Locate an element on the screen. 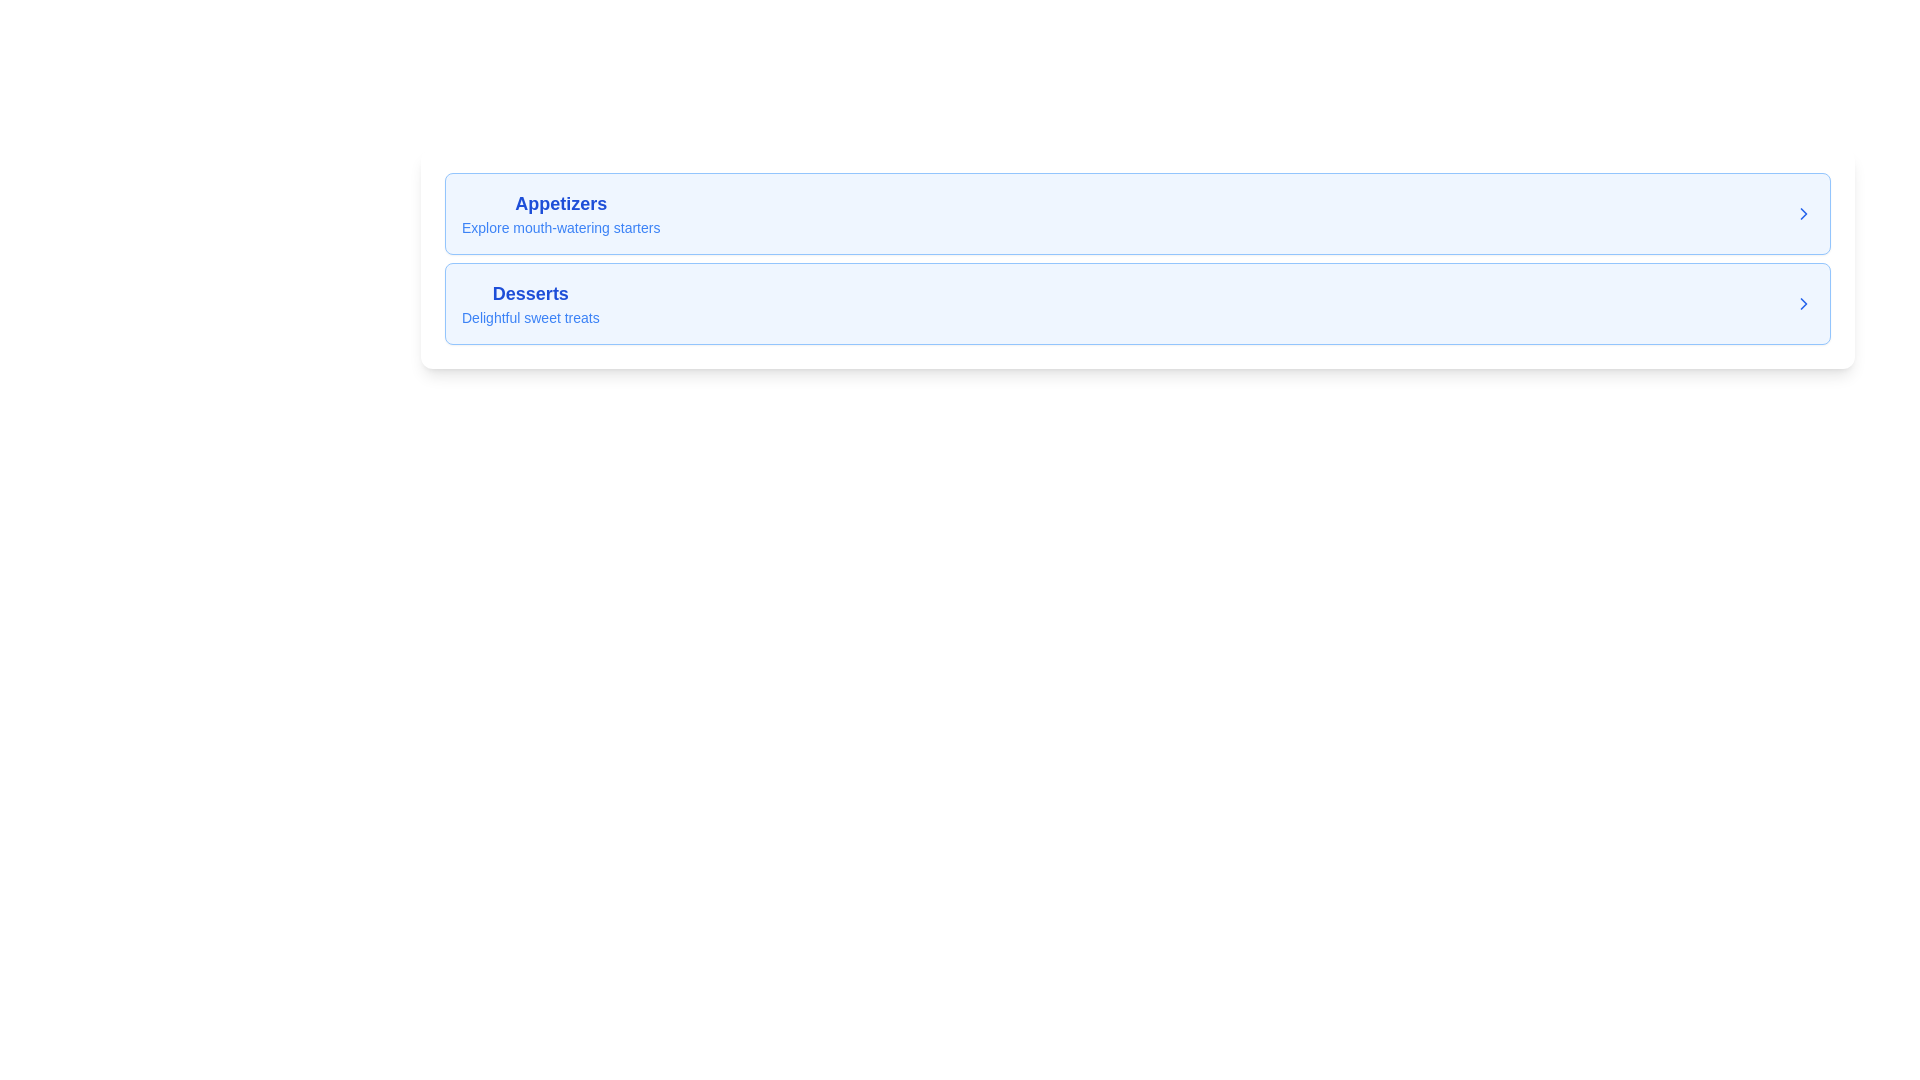  text content of the clickable link or descriptive subtitle located beneath the 'Appetizers' heading and above the 'Desserts' section is located at coordinates (560, 226).